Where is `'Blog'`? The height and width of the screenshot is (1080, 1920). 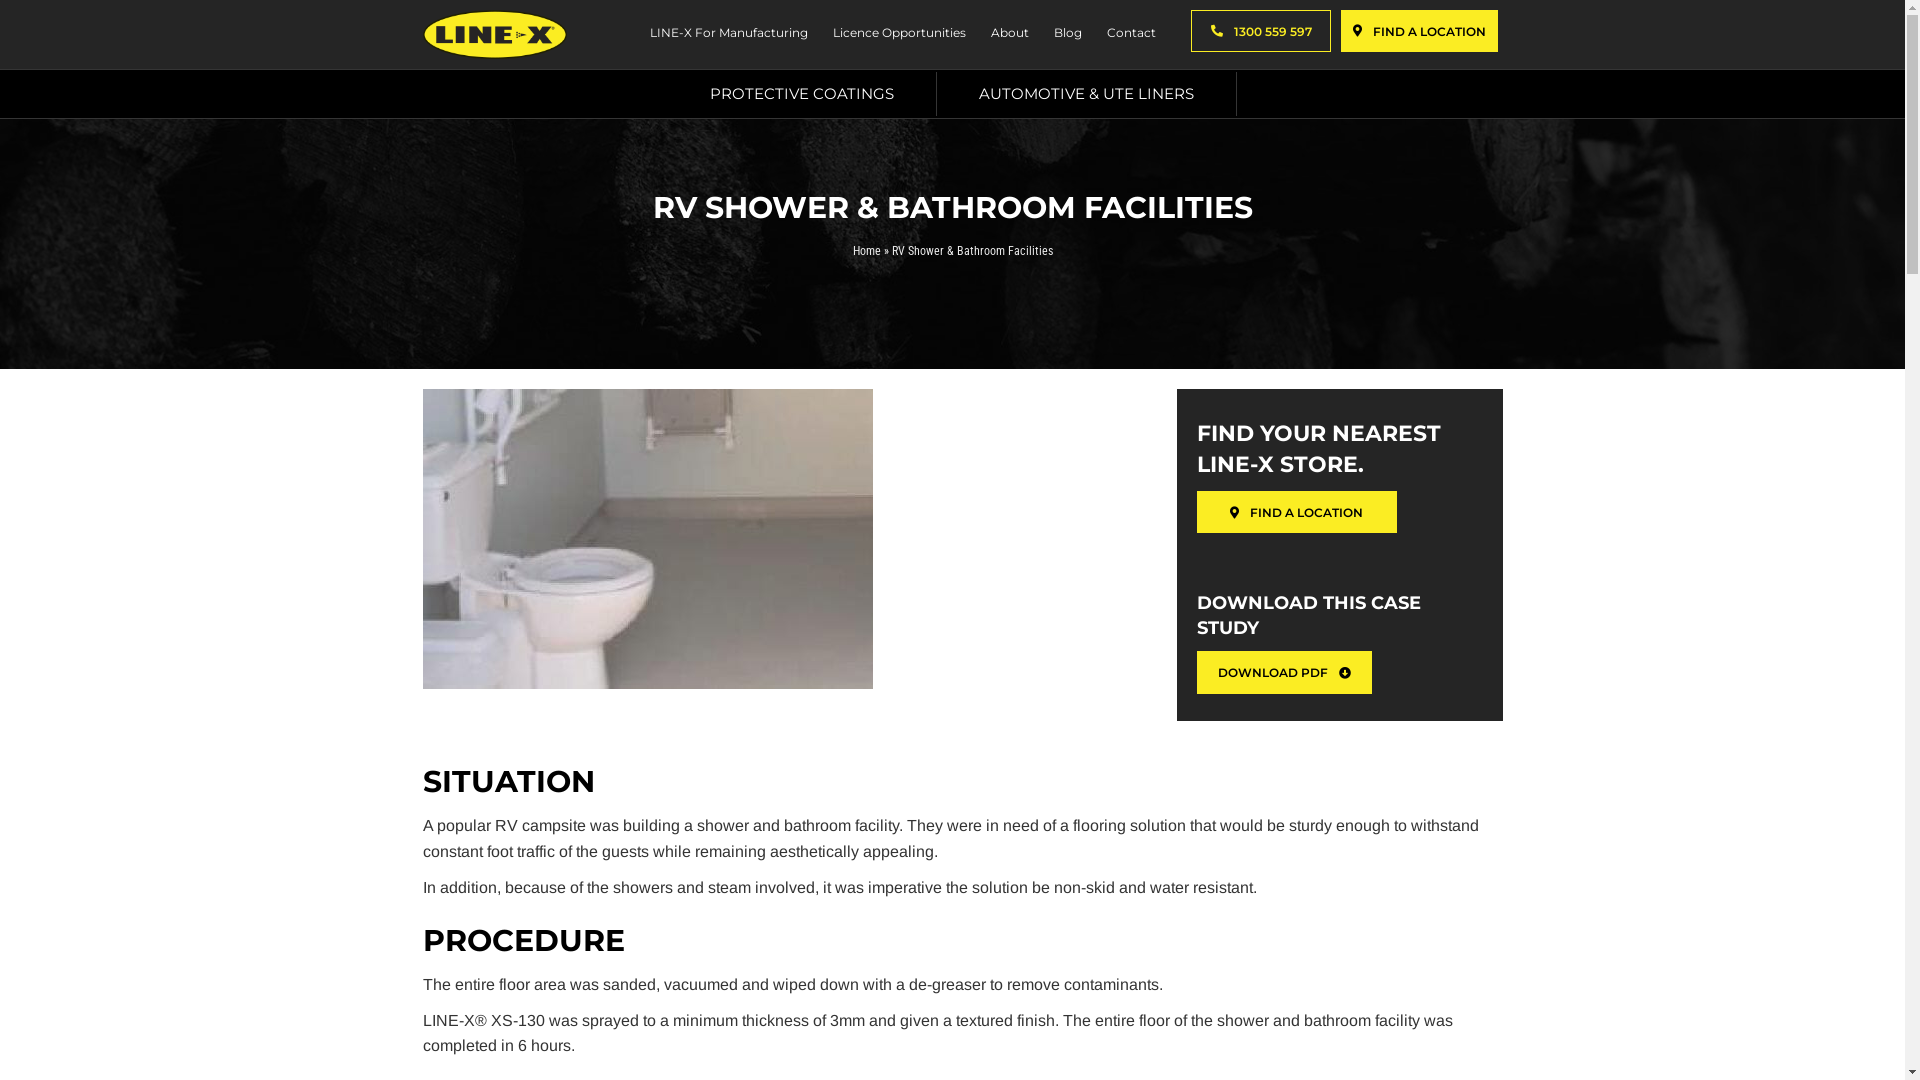
'Blog' is located at coordinates (1064, 34).